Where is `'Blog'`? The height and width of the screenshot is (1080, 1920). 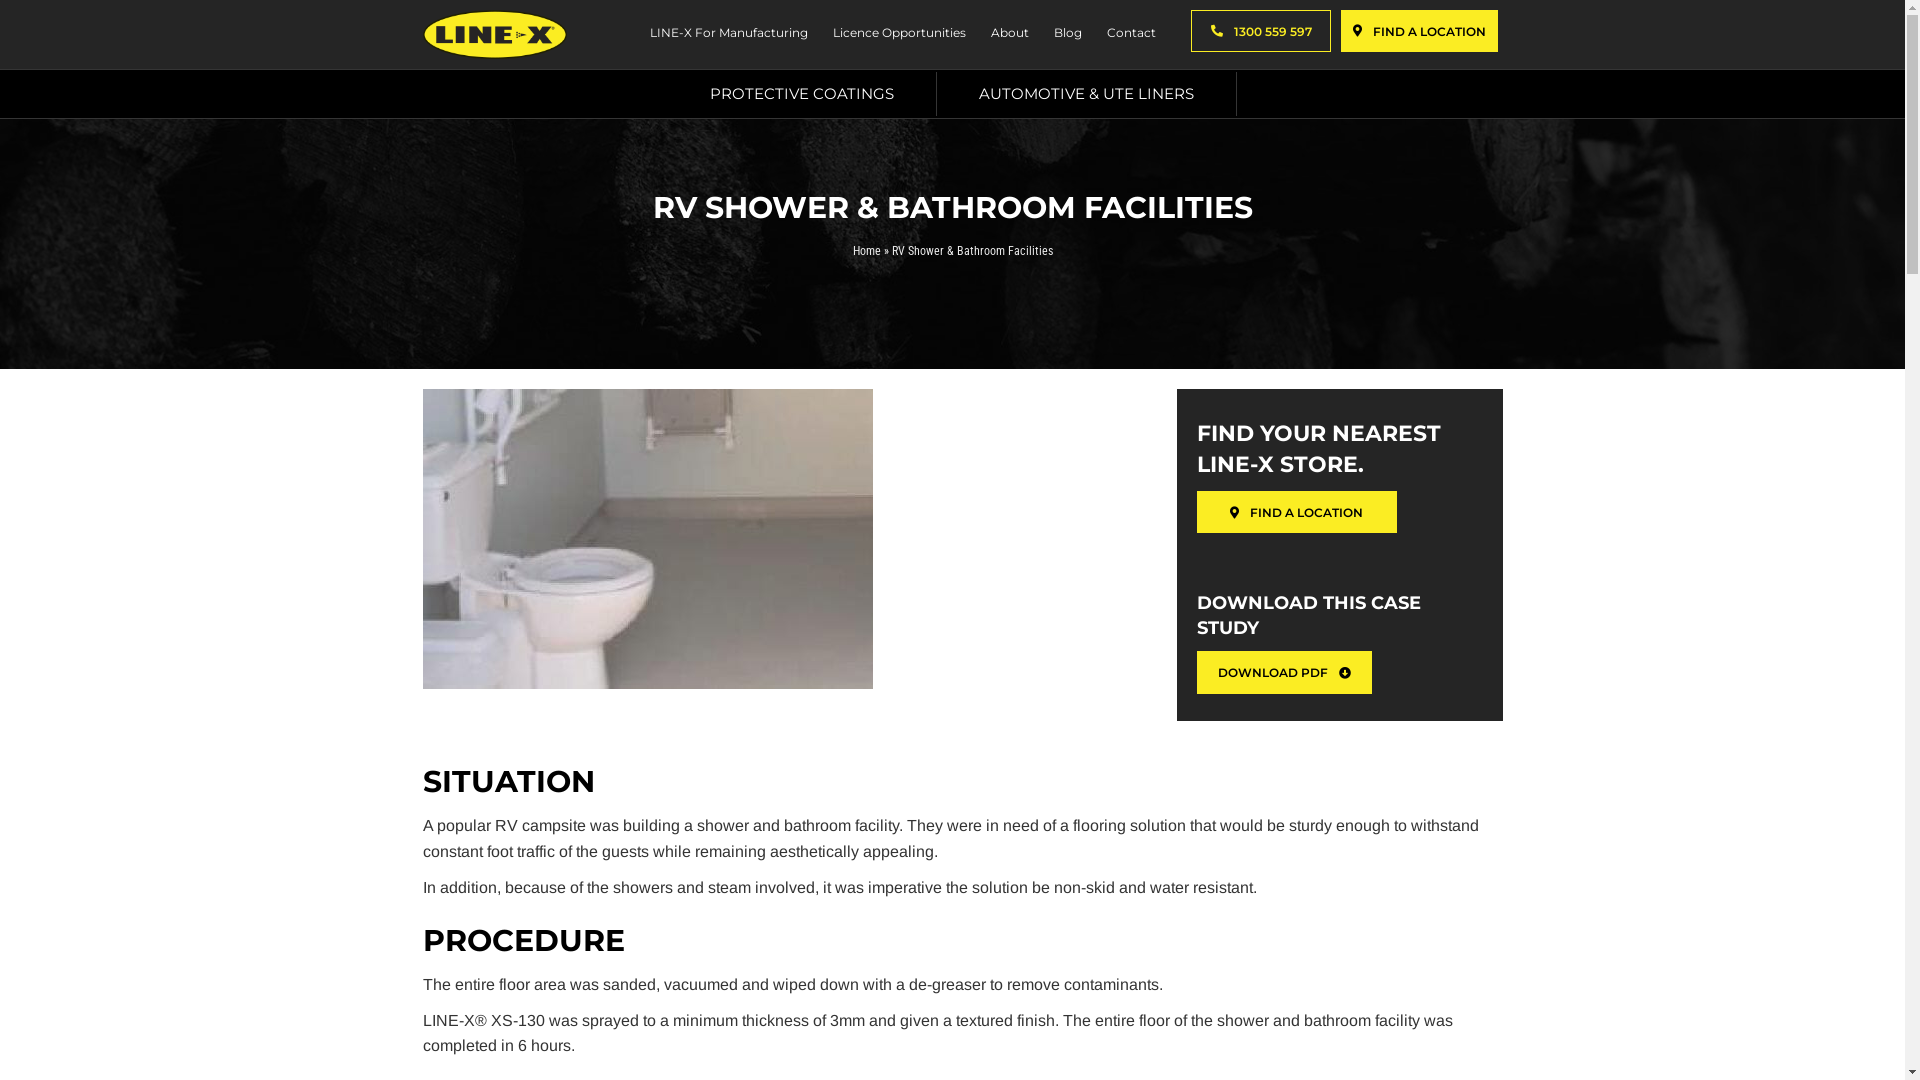
'Blog' is located at coordinates (1064, 34).